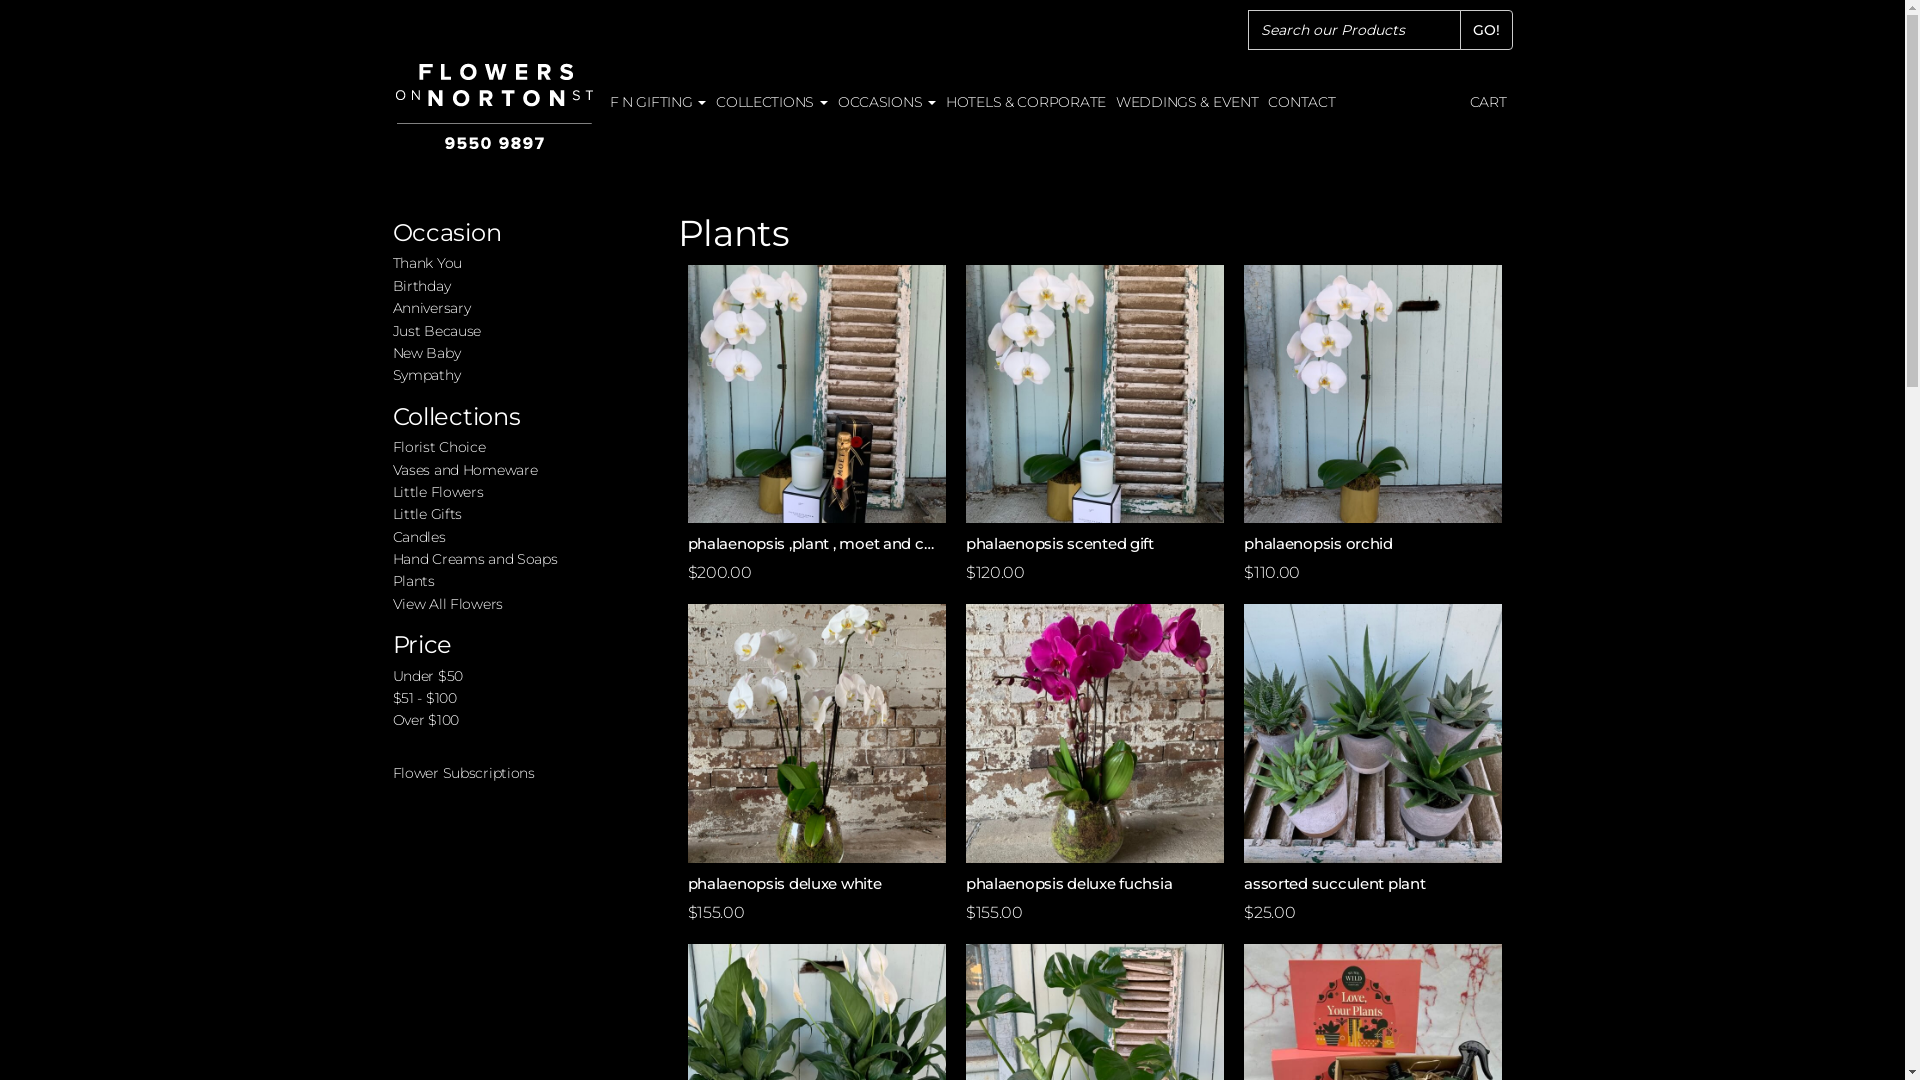  I want to click on 'Price', so click(421, 644).